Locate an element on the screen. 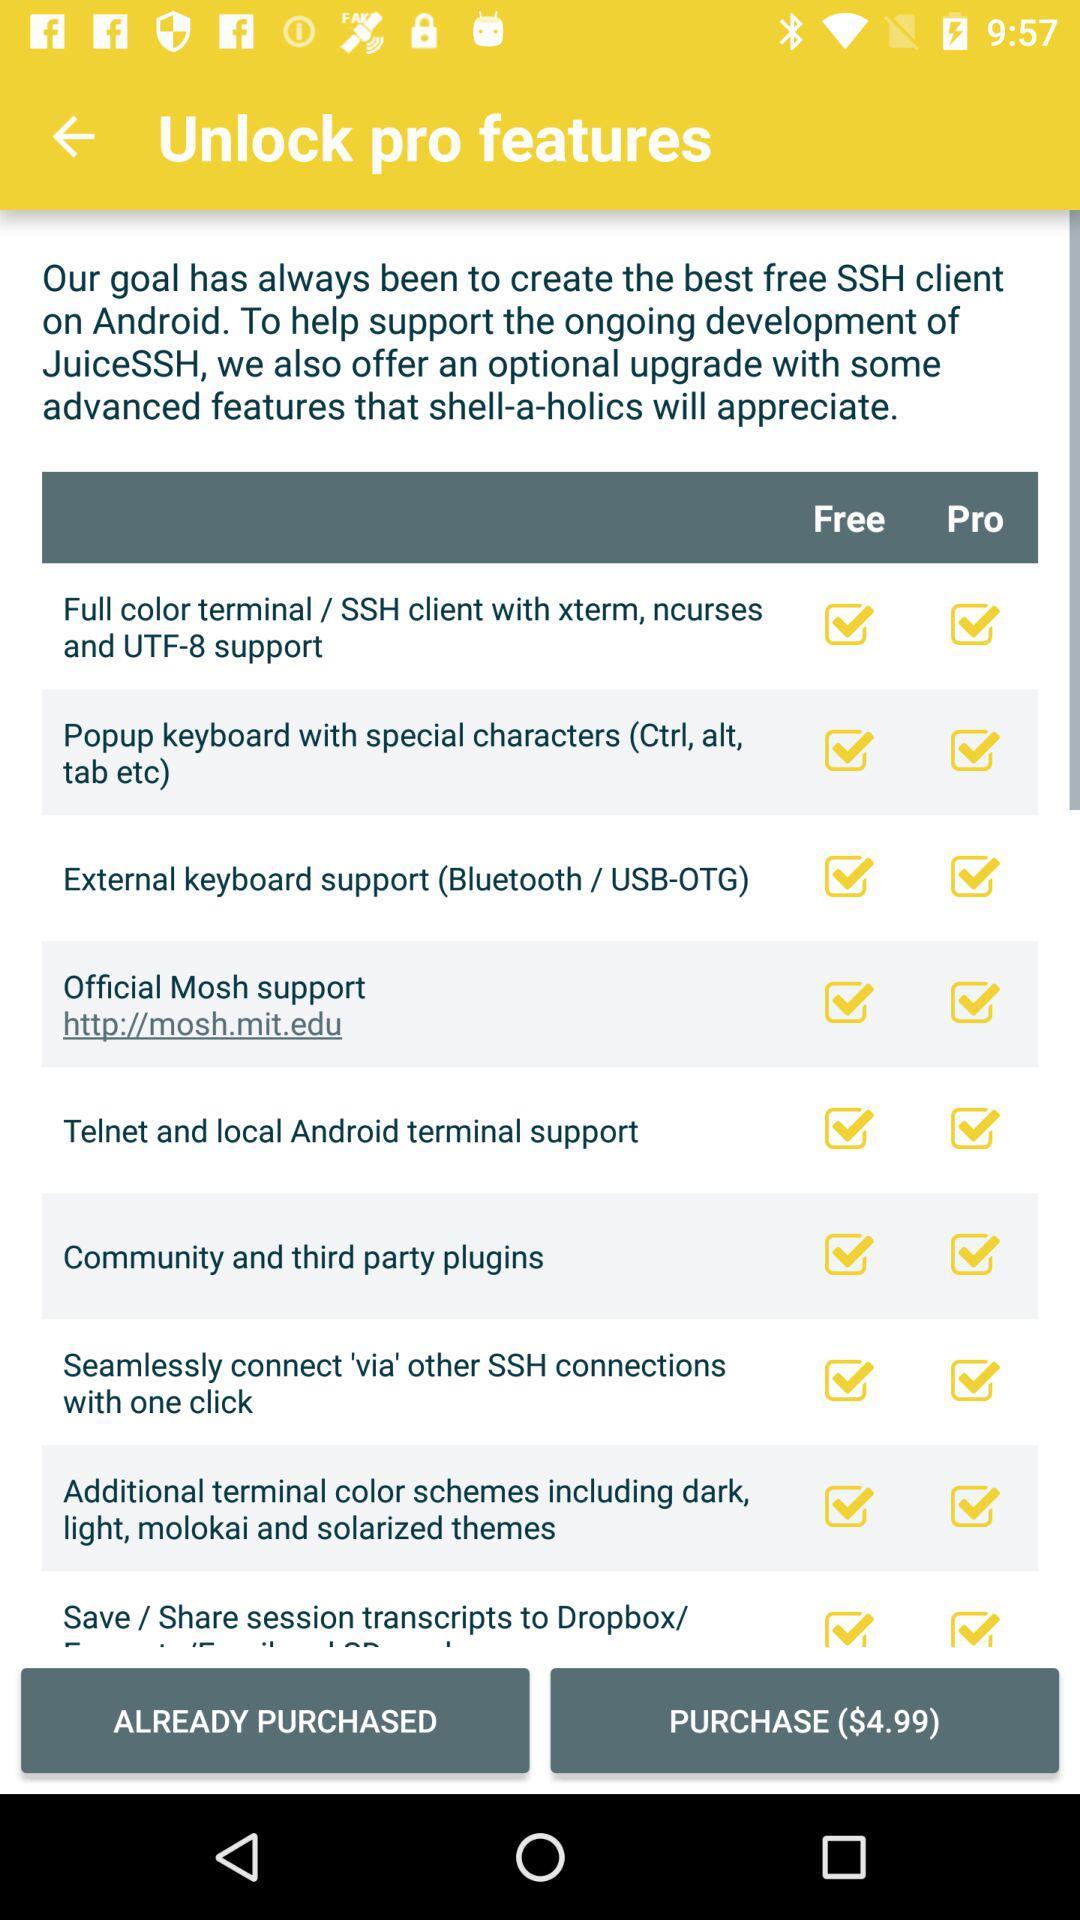 This screenshot has width=1080, height=1920. already purchased is located at coordinates (275, 1719).